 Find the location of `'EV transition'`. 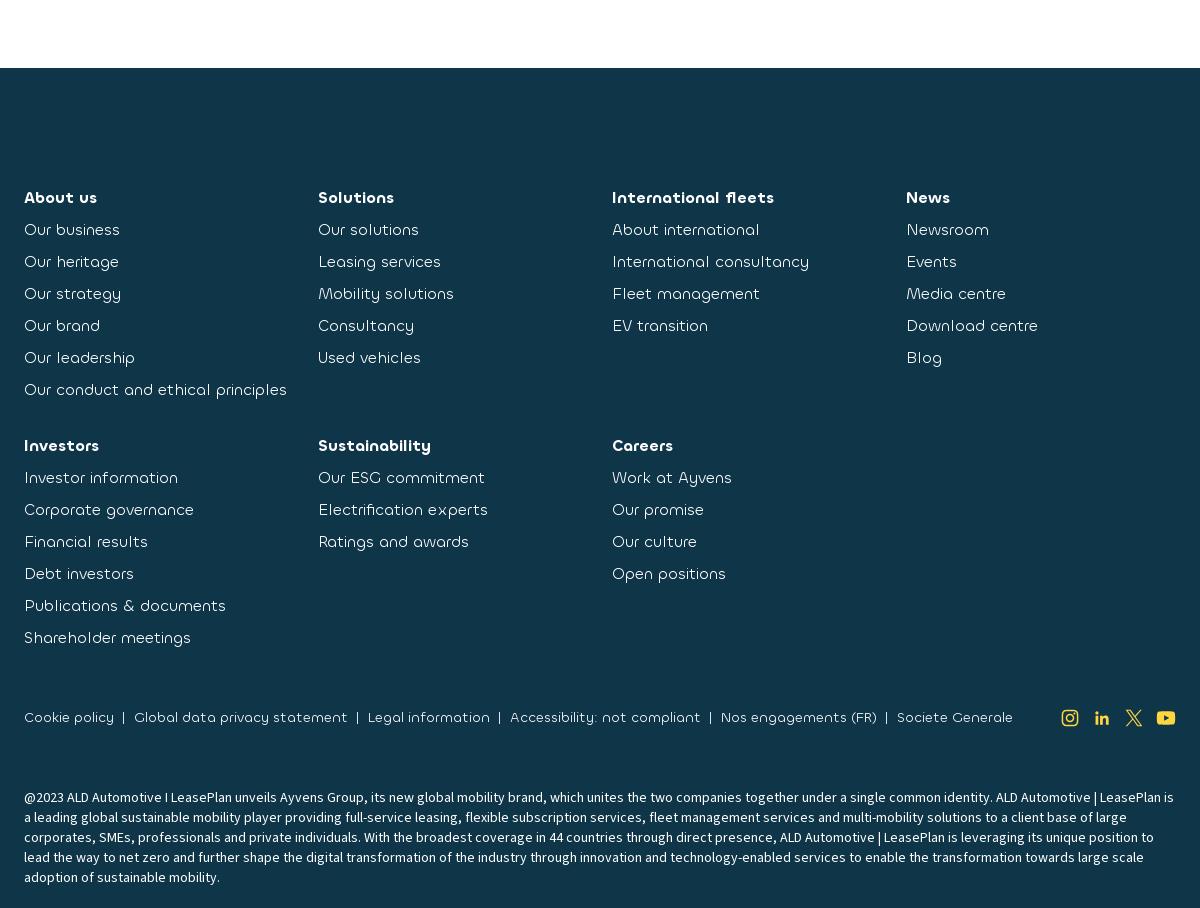

'EV transition' is located at coordinates (660, 324).